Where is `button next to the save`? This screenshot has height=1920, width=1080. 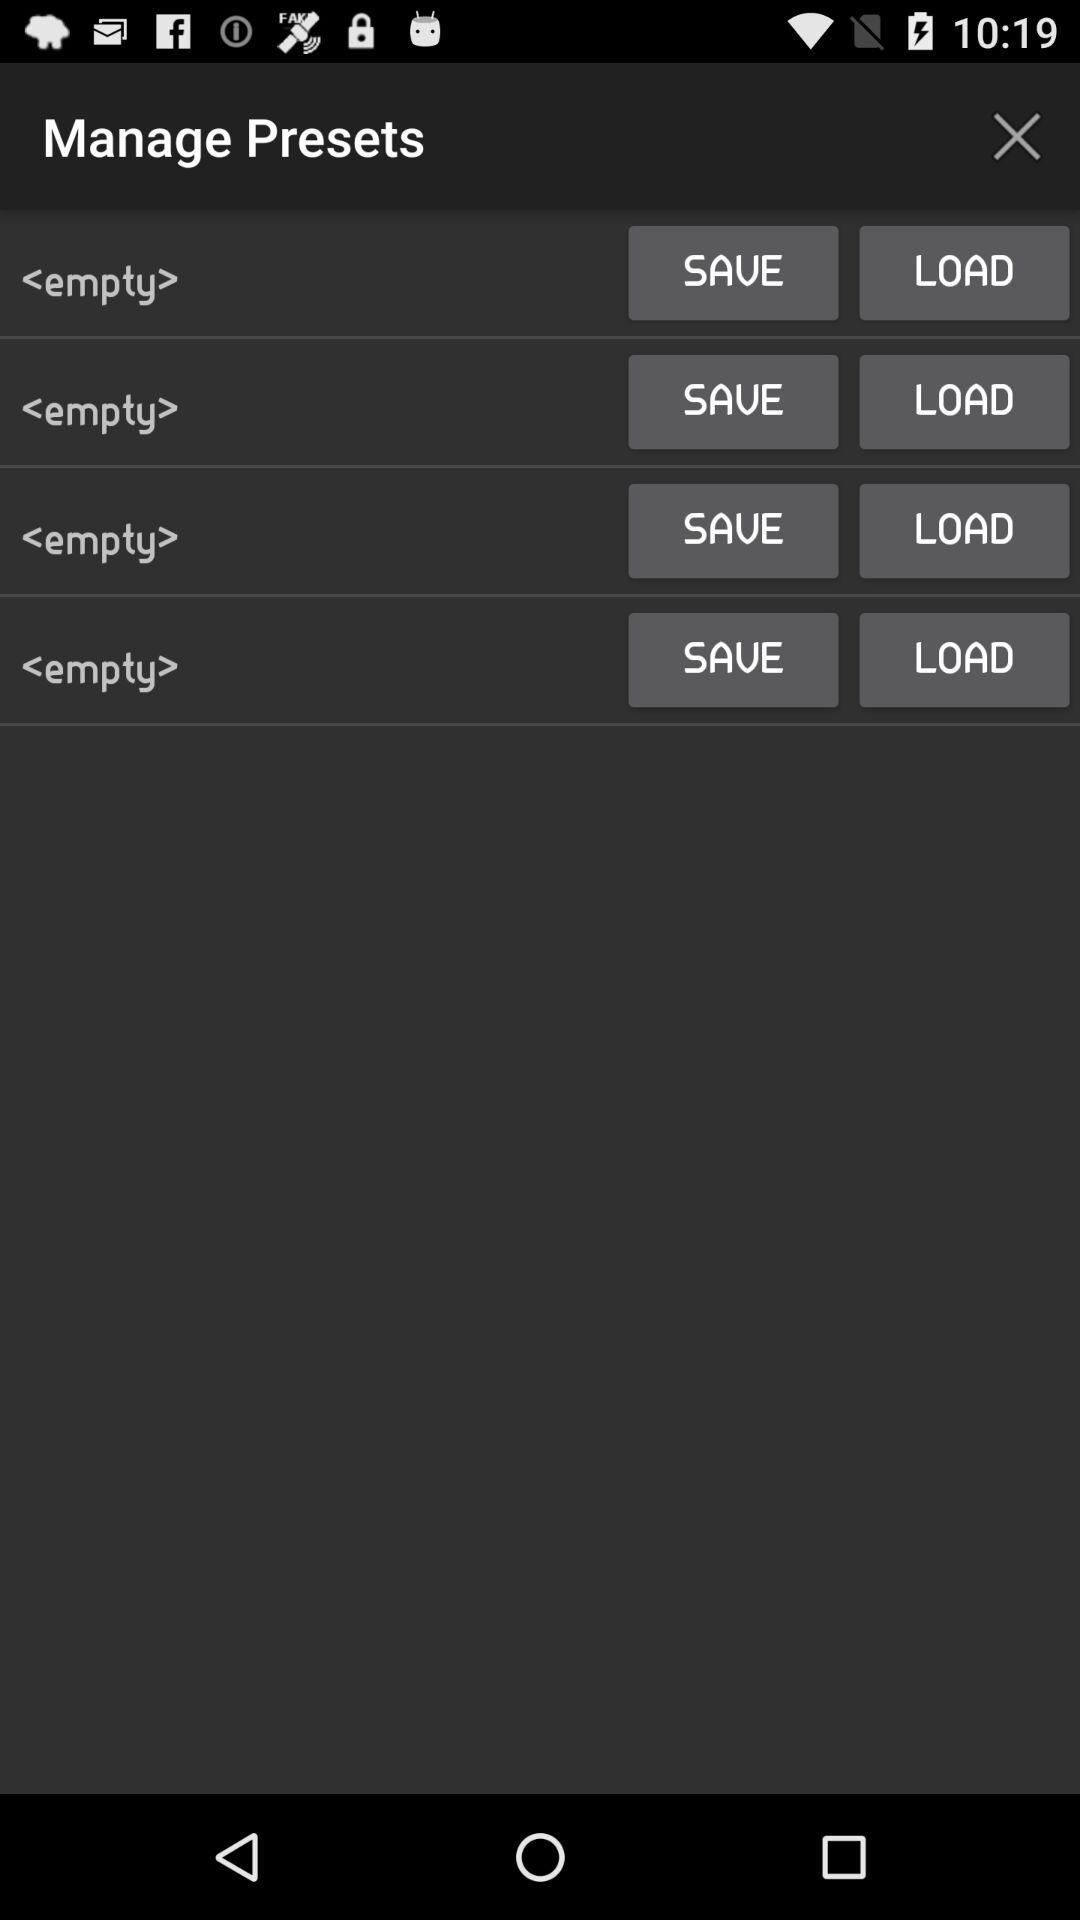 button next to the save is located at coordinates (1017, 135).